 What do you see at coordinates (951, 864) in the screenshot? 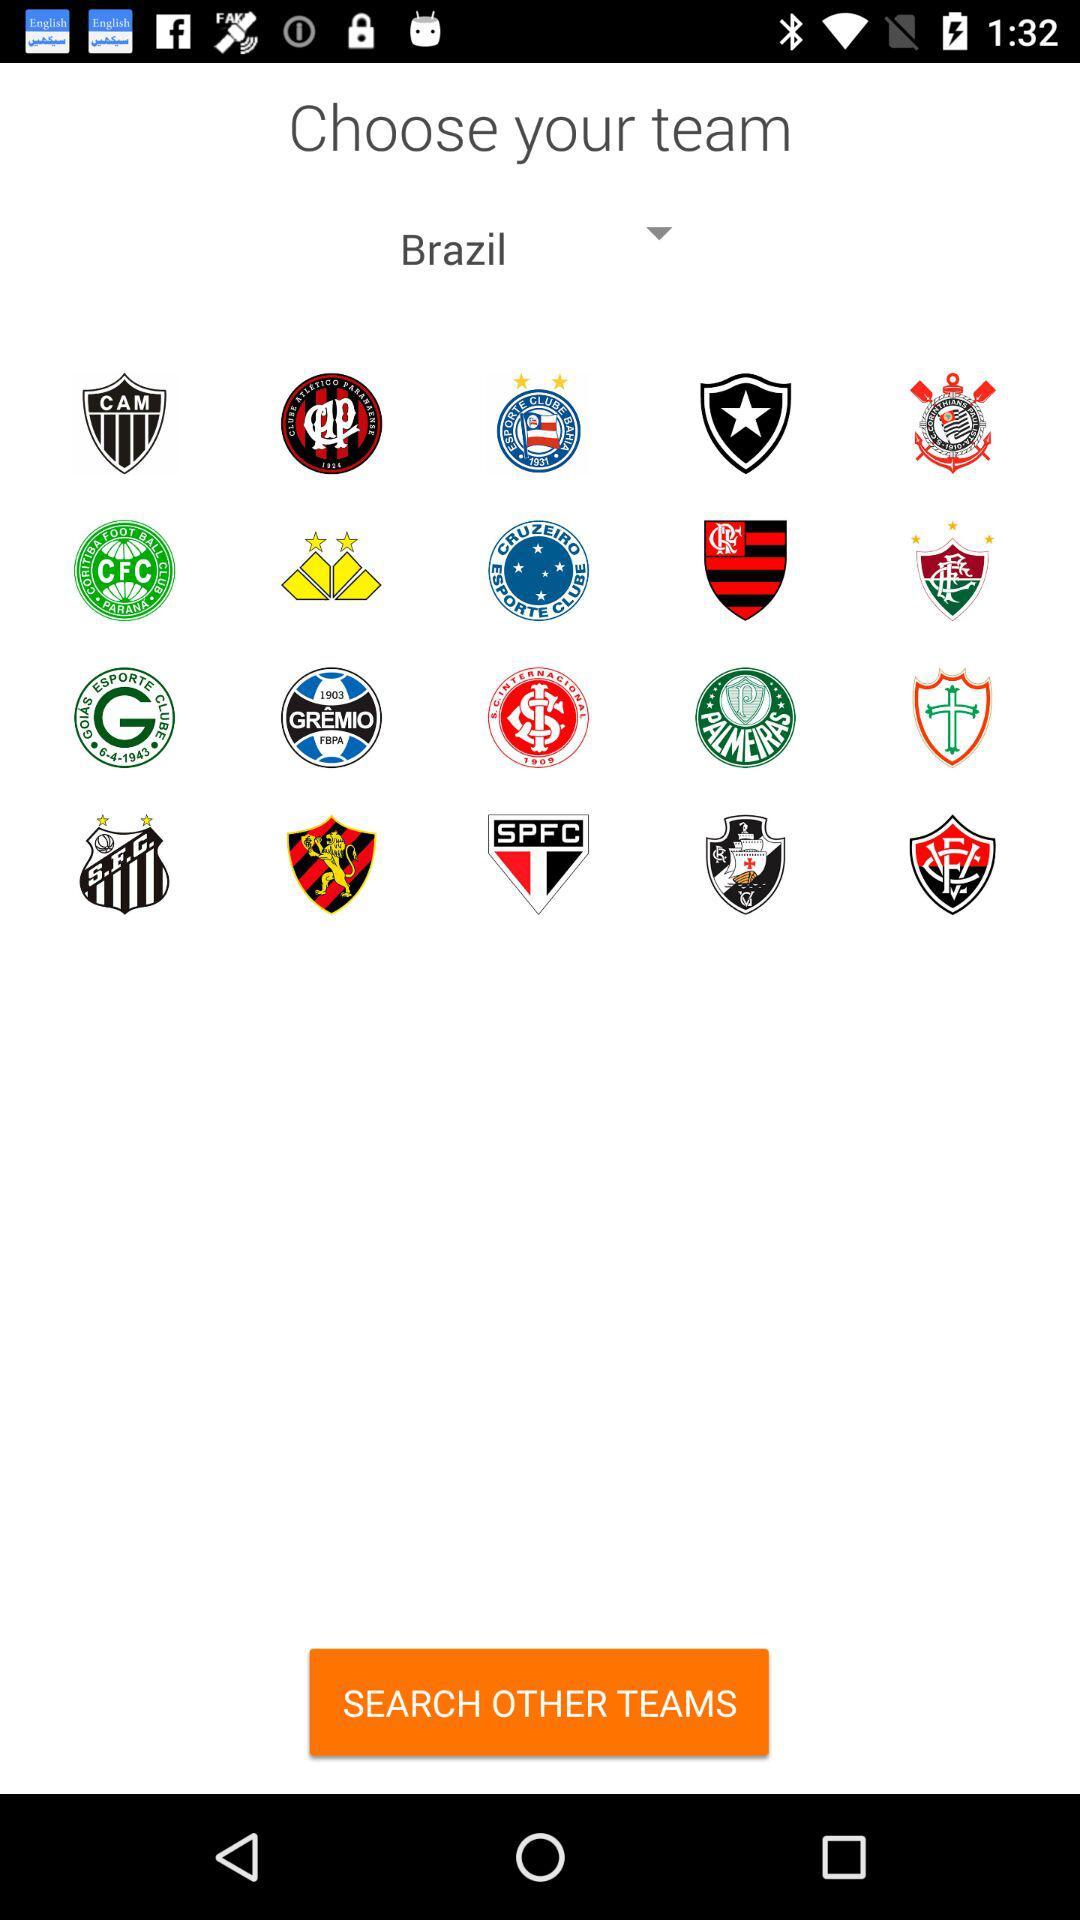
I see `team selection` at bounding box center [951, 864].